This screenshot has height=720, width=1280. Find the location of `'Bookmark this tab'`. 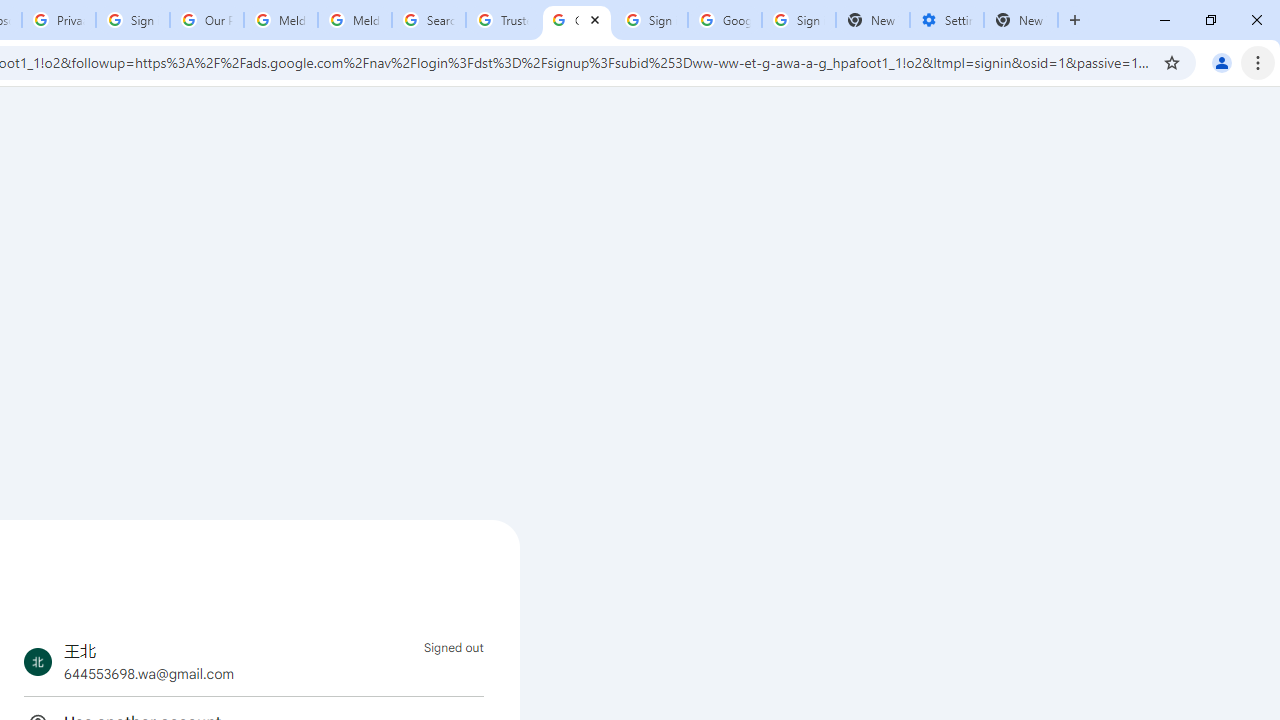

'Bookmark this tab' is located at coordinates (1171, 61).